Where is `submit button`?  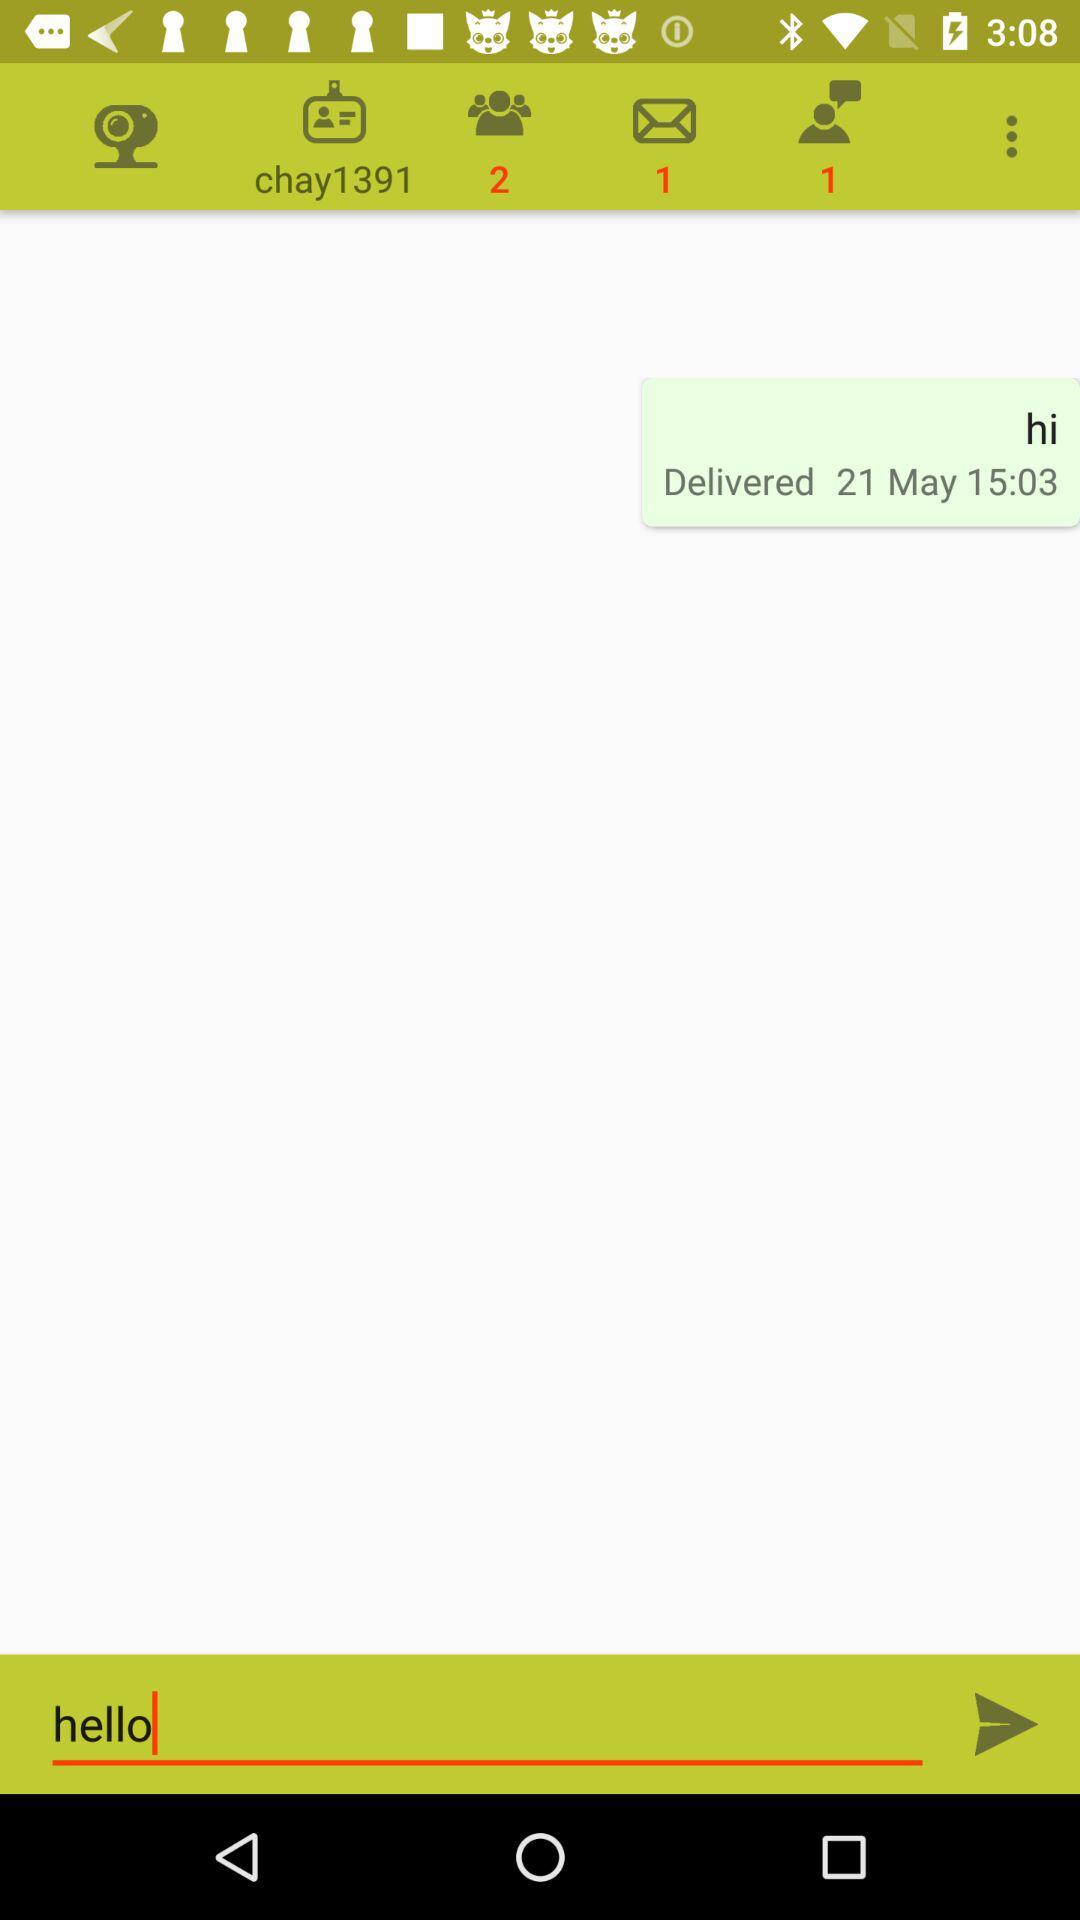
submit button is located at coordinates (1006, 1723).